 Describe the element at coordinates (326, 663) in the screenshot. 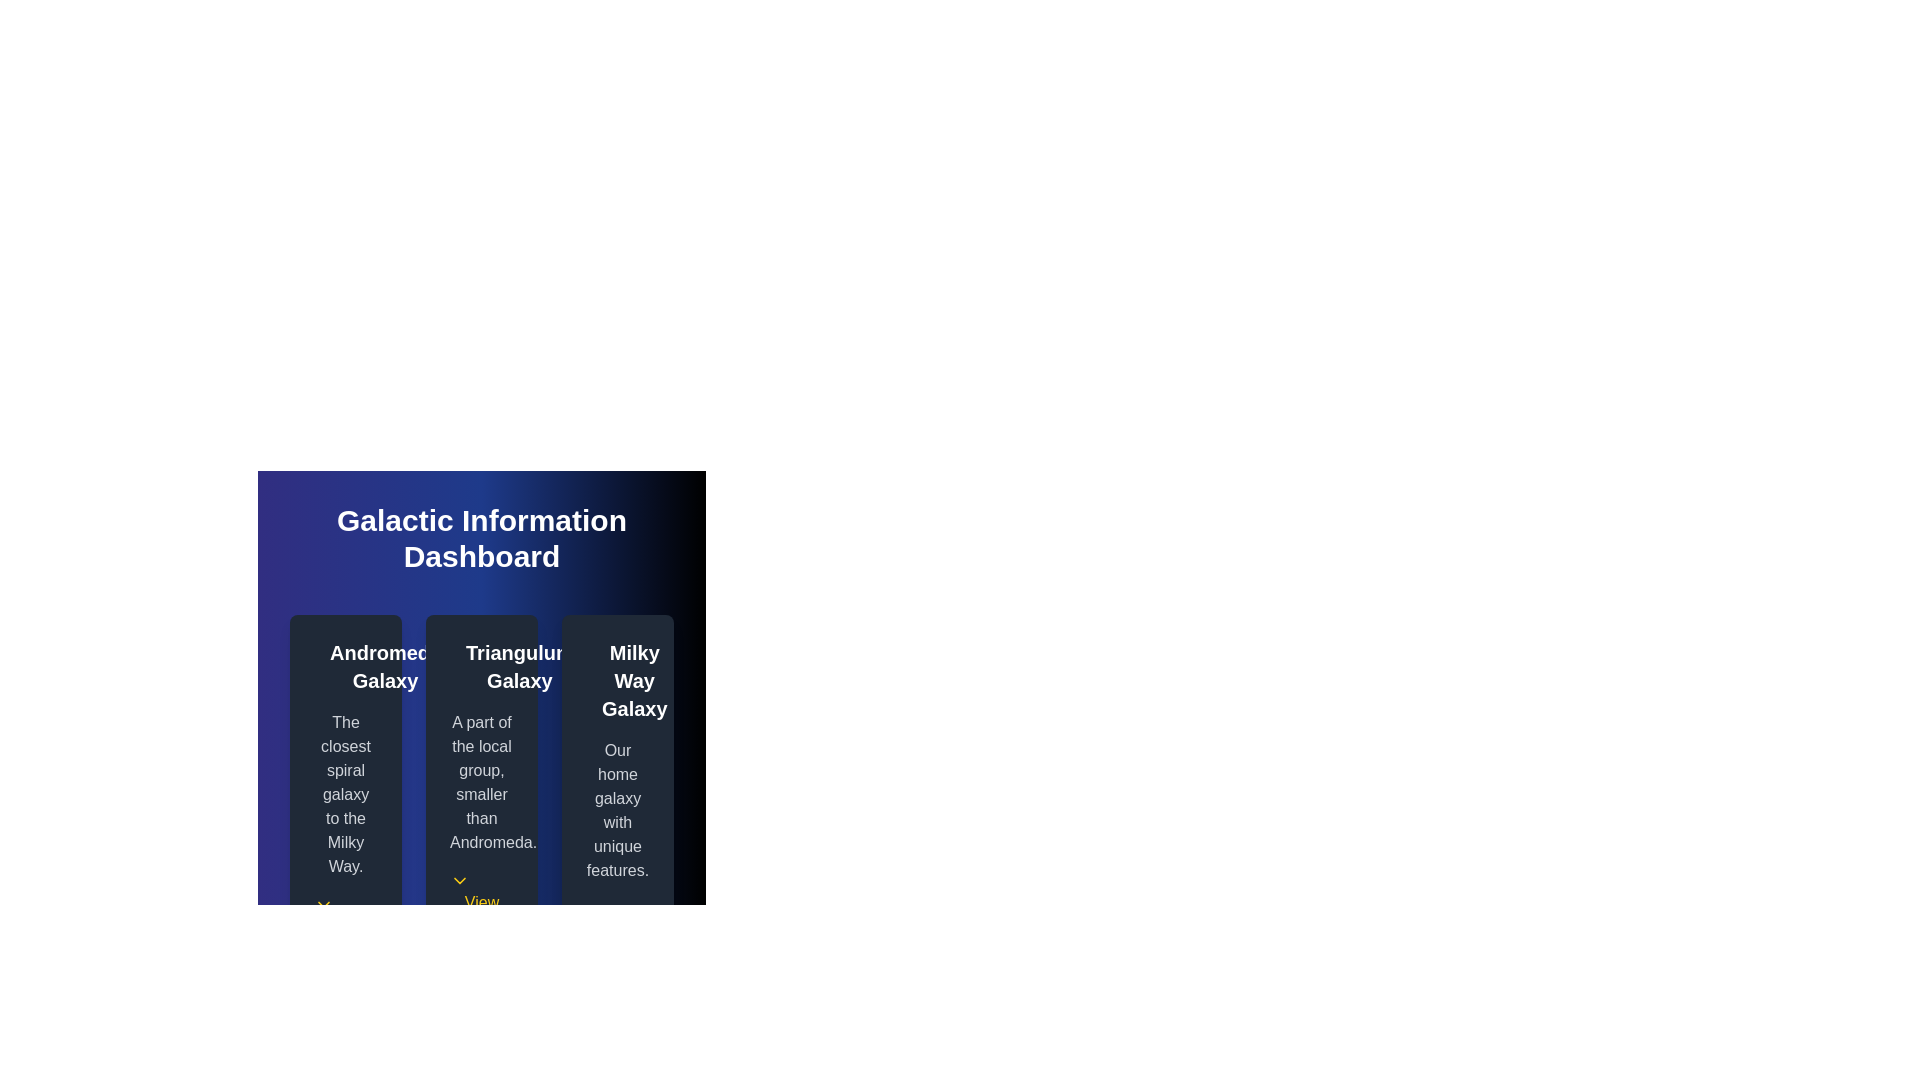

I see `the circular SVG graphic element that is part of the globe icon located at the top-left corner of the 'Andromeda Galaxy' card` at that location.